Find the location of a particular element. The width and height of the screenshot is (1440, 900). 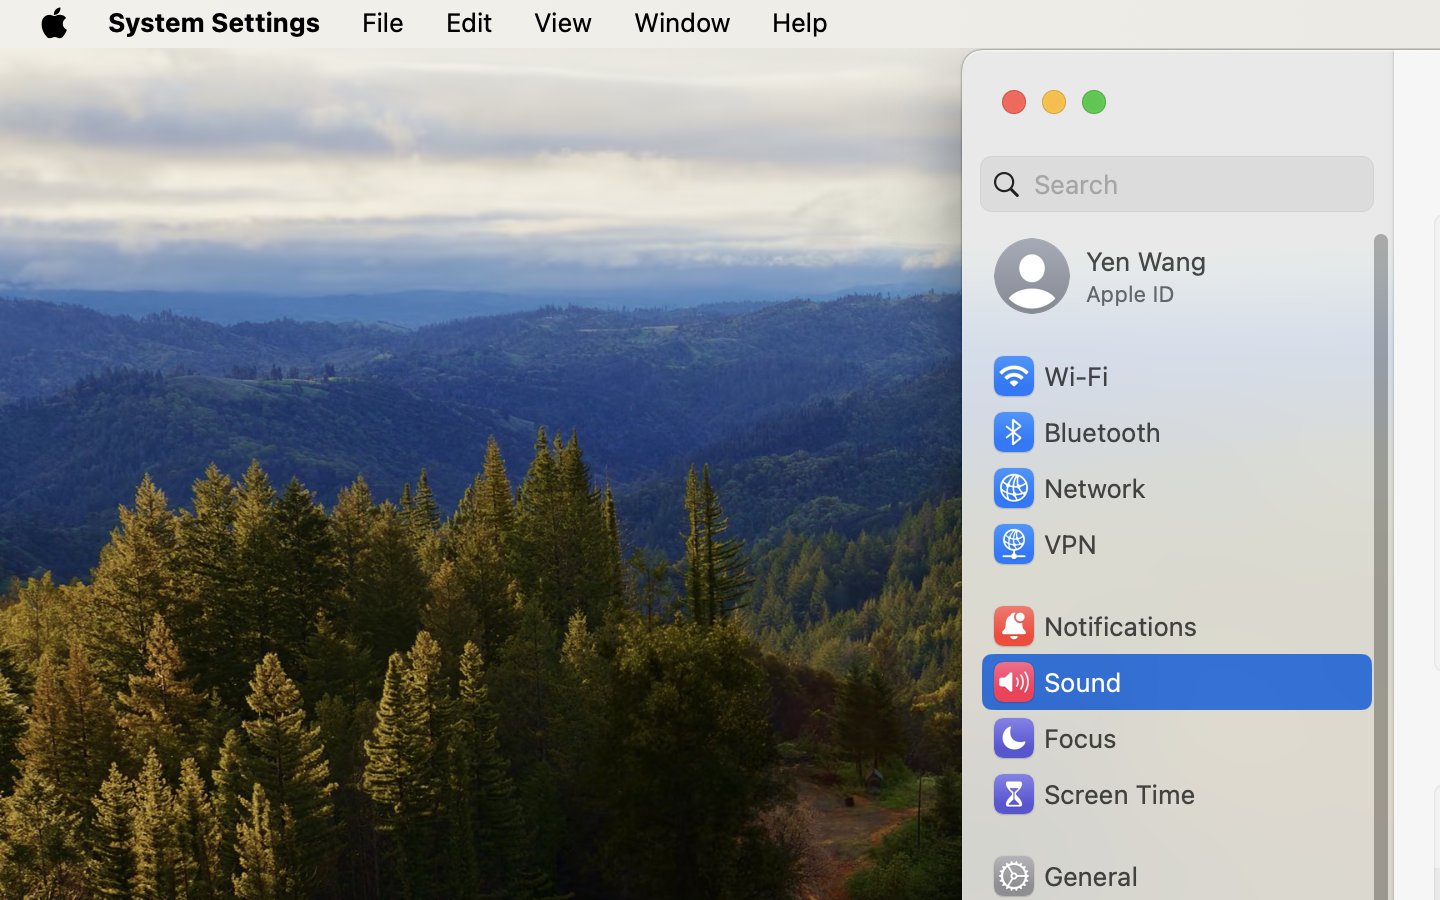

'Network' is located at coordinates (1068, 486).